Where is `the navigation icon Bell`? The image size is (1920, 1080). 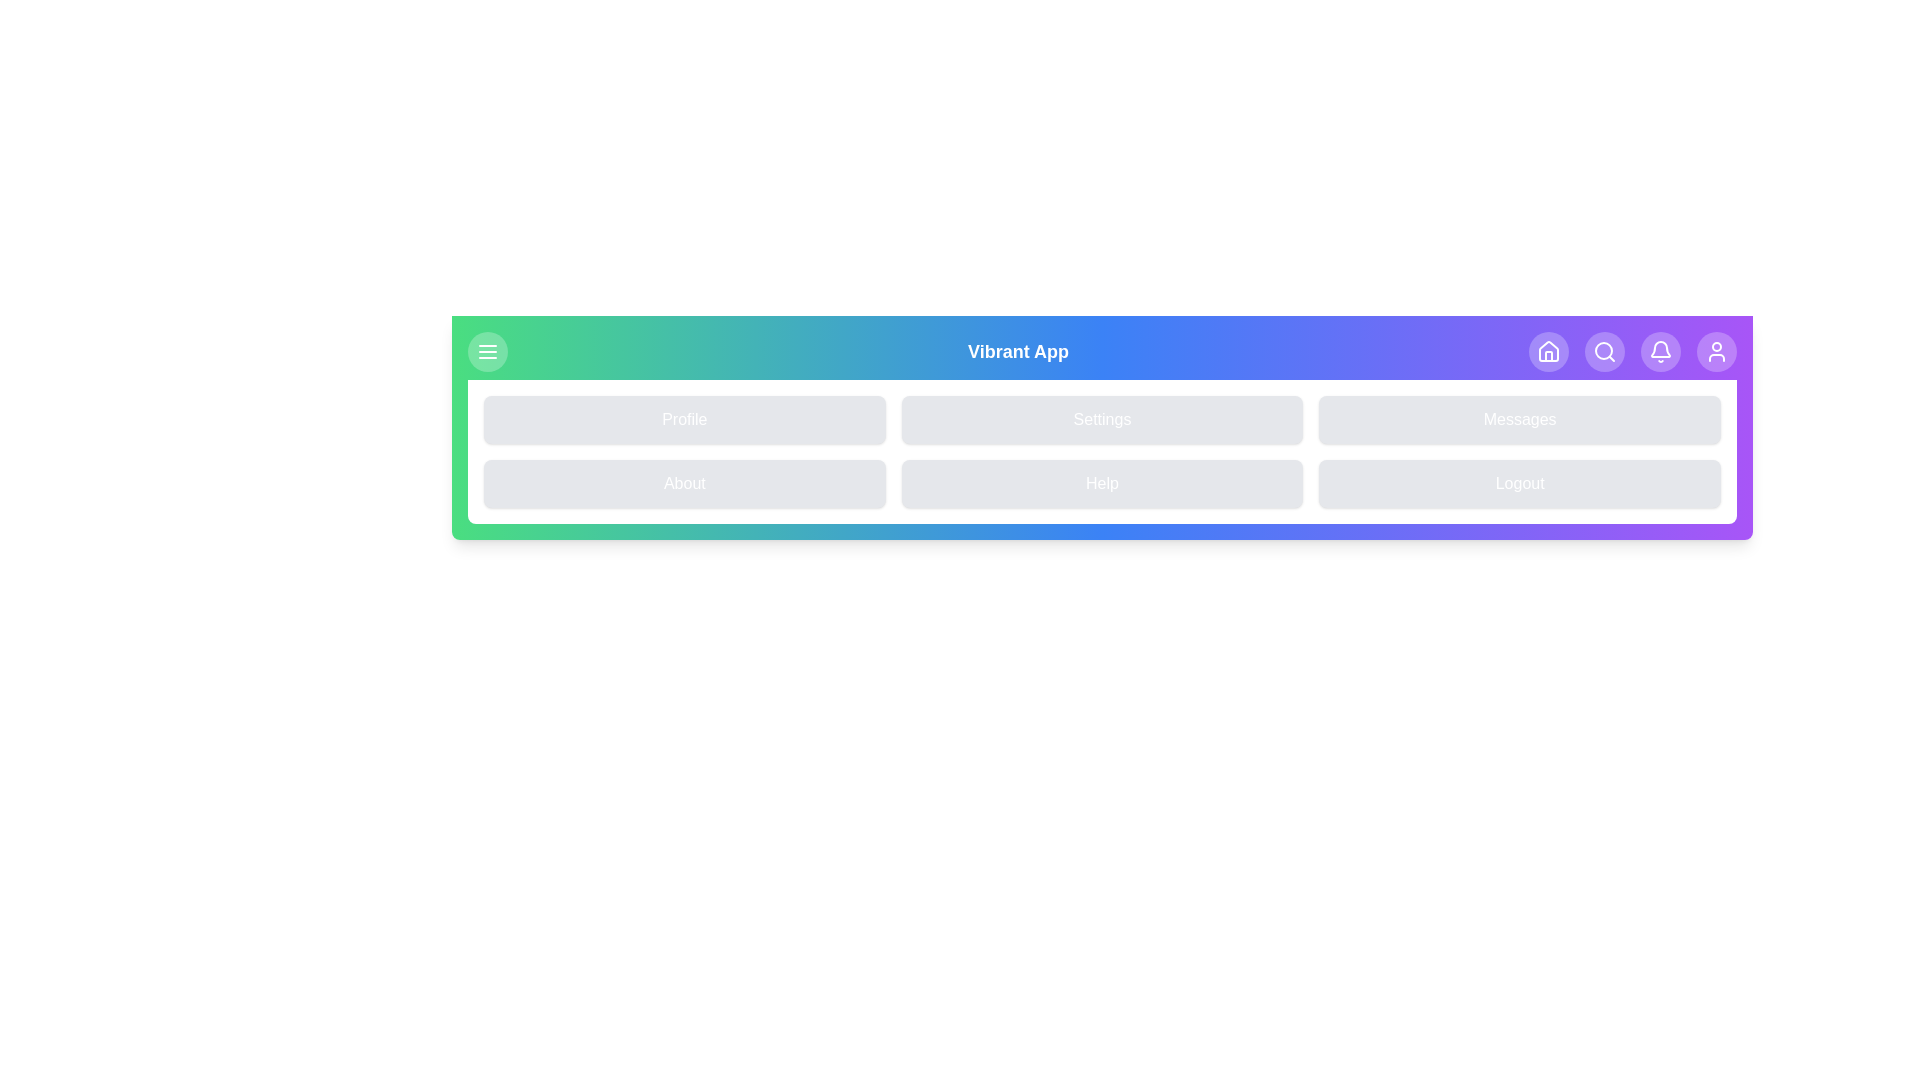
the navigation icon Bell is located at coordinates (1660, 350).